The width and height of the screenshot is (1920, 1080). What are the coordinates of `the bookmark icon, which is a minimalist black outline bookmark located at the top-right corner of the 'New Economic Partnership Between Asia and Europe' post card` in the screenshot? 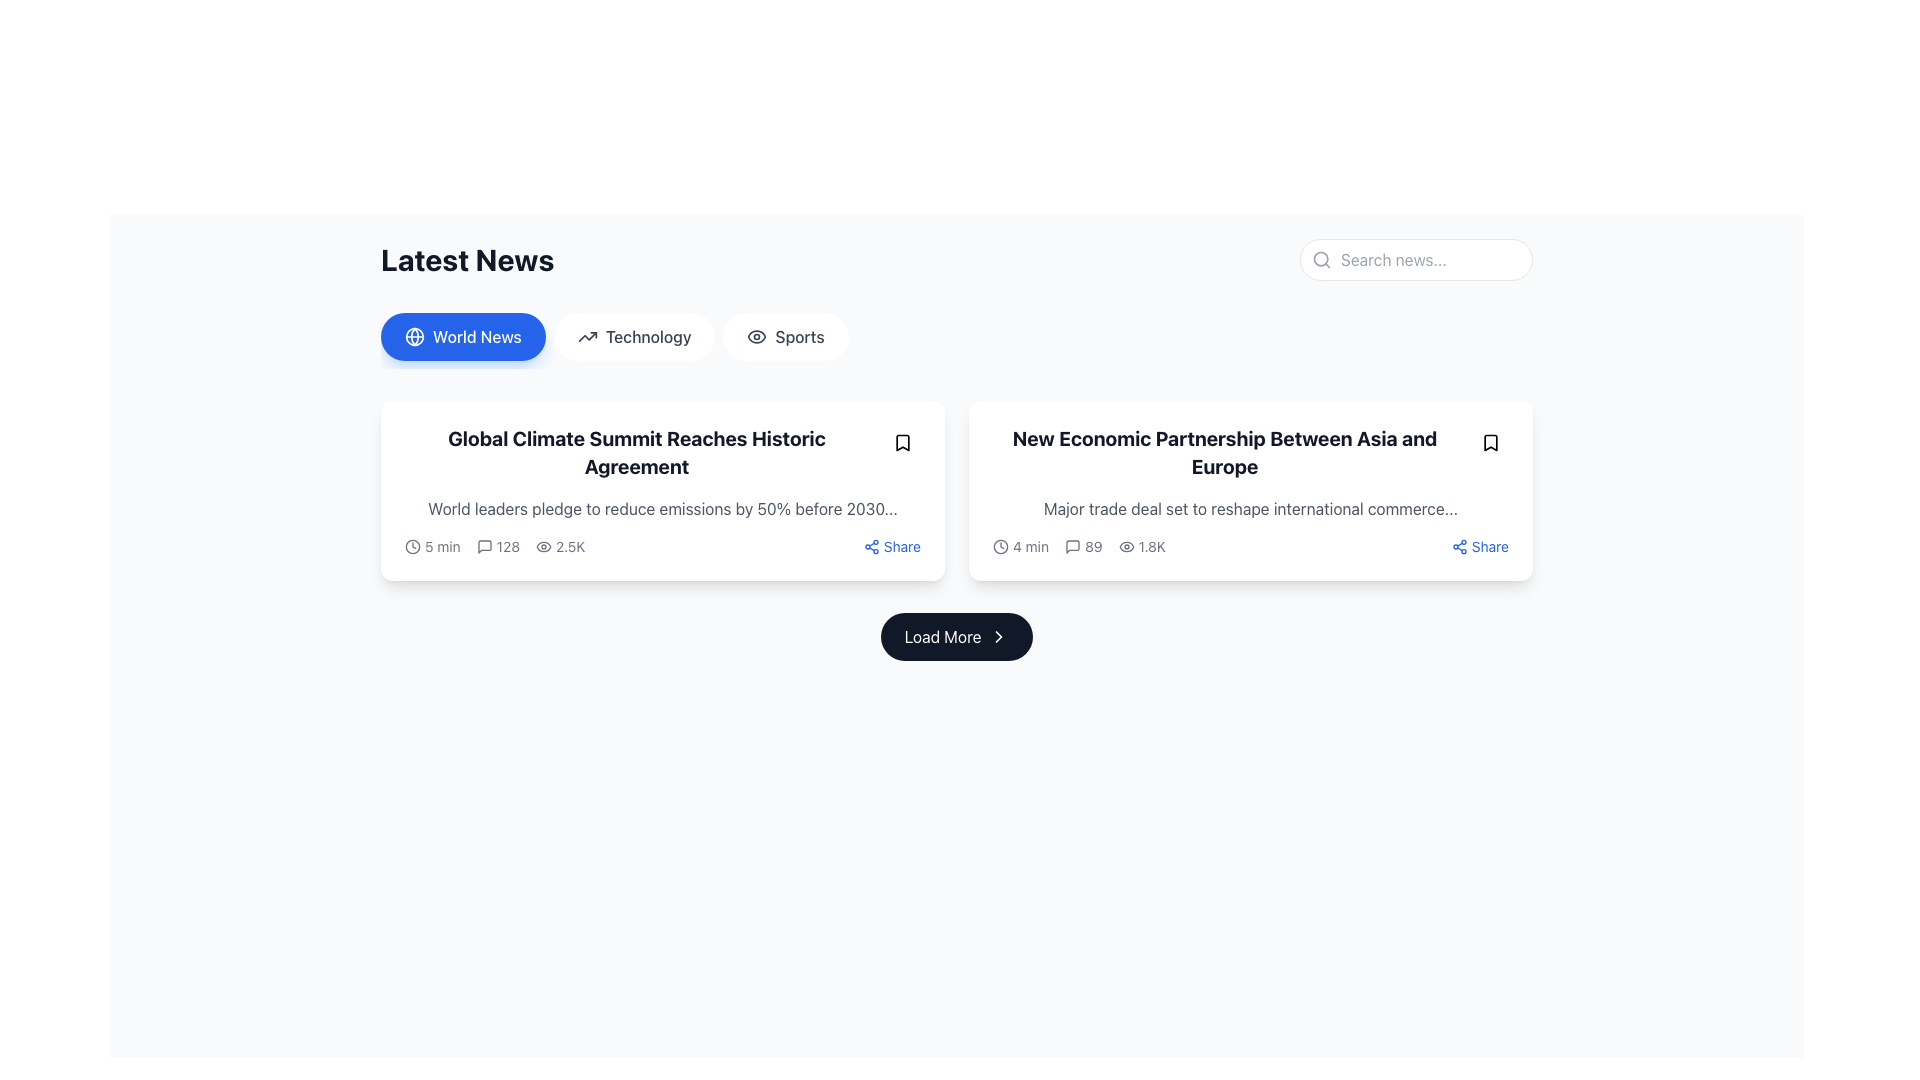 It's located at (1491, 442).